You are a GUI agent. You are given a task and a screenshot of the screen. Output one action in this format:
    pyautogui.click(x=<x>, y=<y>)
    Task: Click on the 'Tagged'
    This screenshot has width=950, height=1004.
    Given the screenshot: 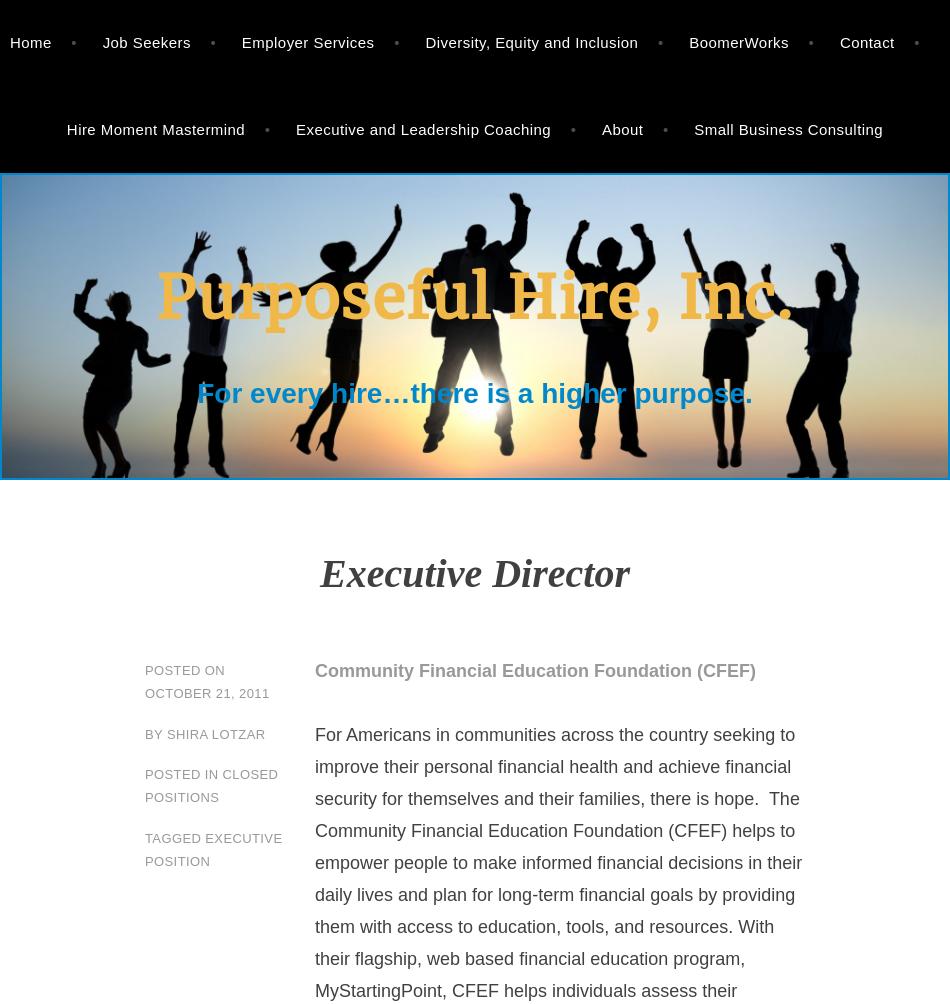 What is the action you would take?
    pyautogui.click(x=174, y=837)
    